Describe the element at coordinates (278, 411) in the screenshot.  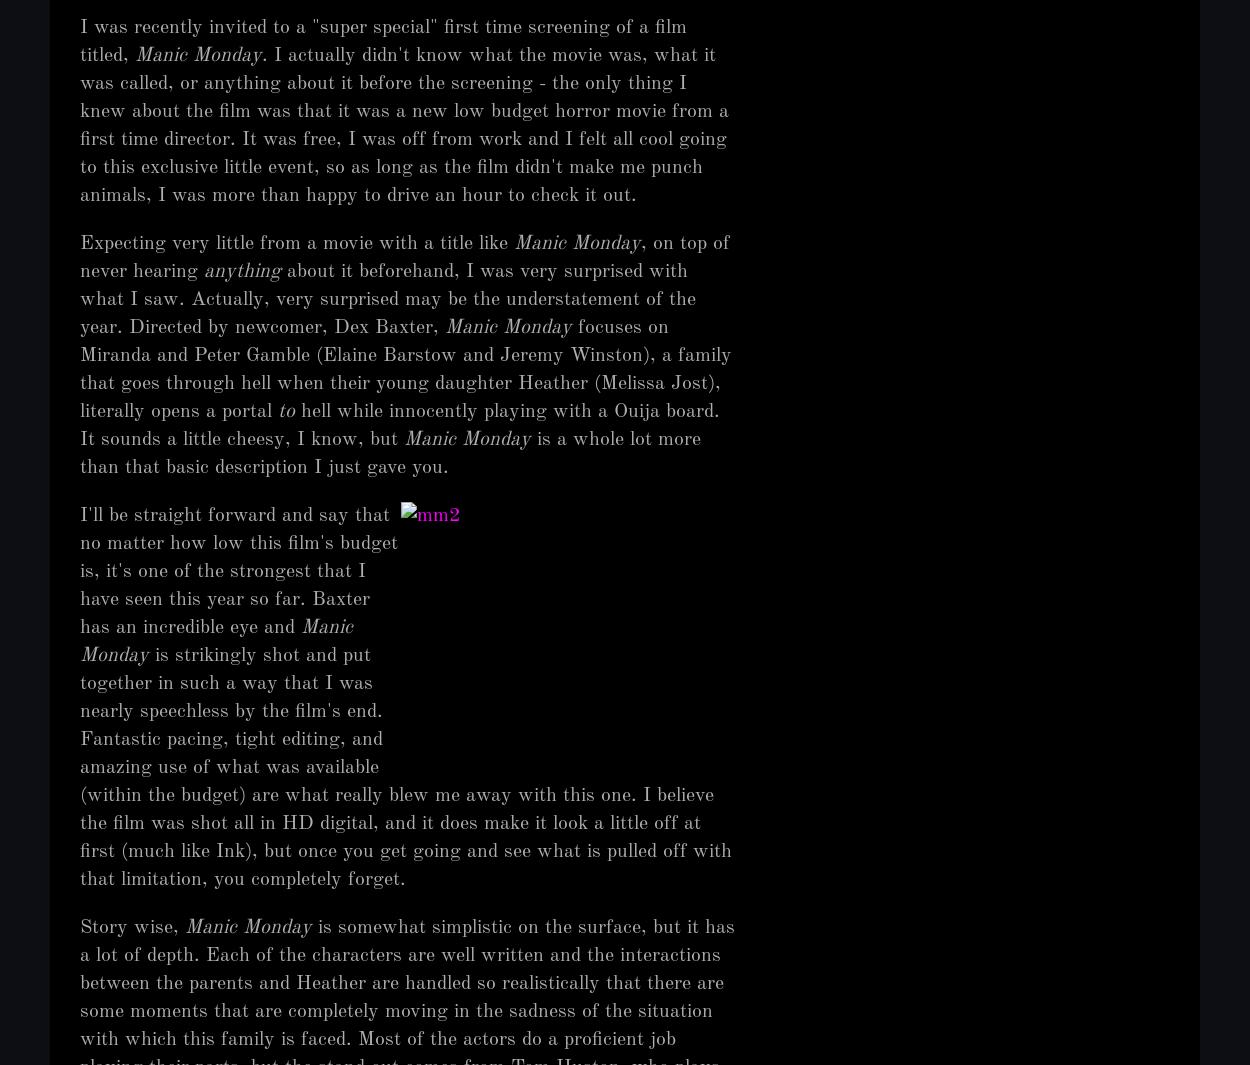
I see `'to'` at that location.